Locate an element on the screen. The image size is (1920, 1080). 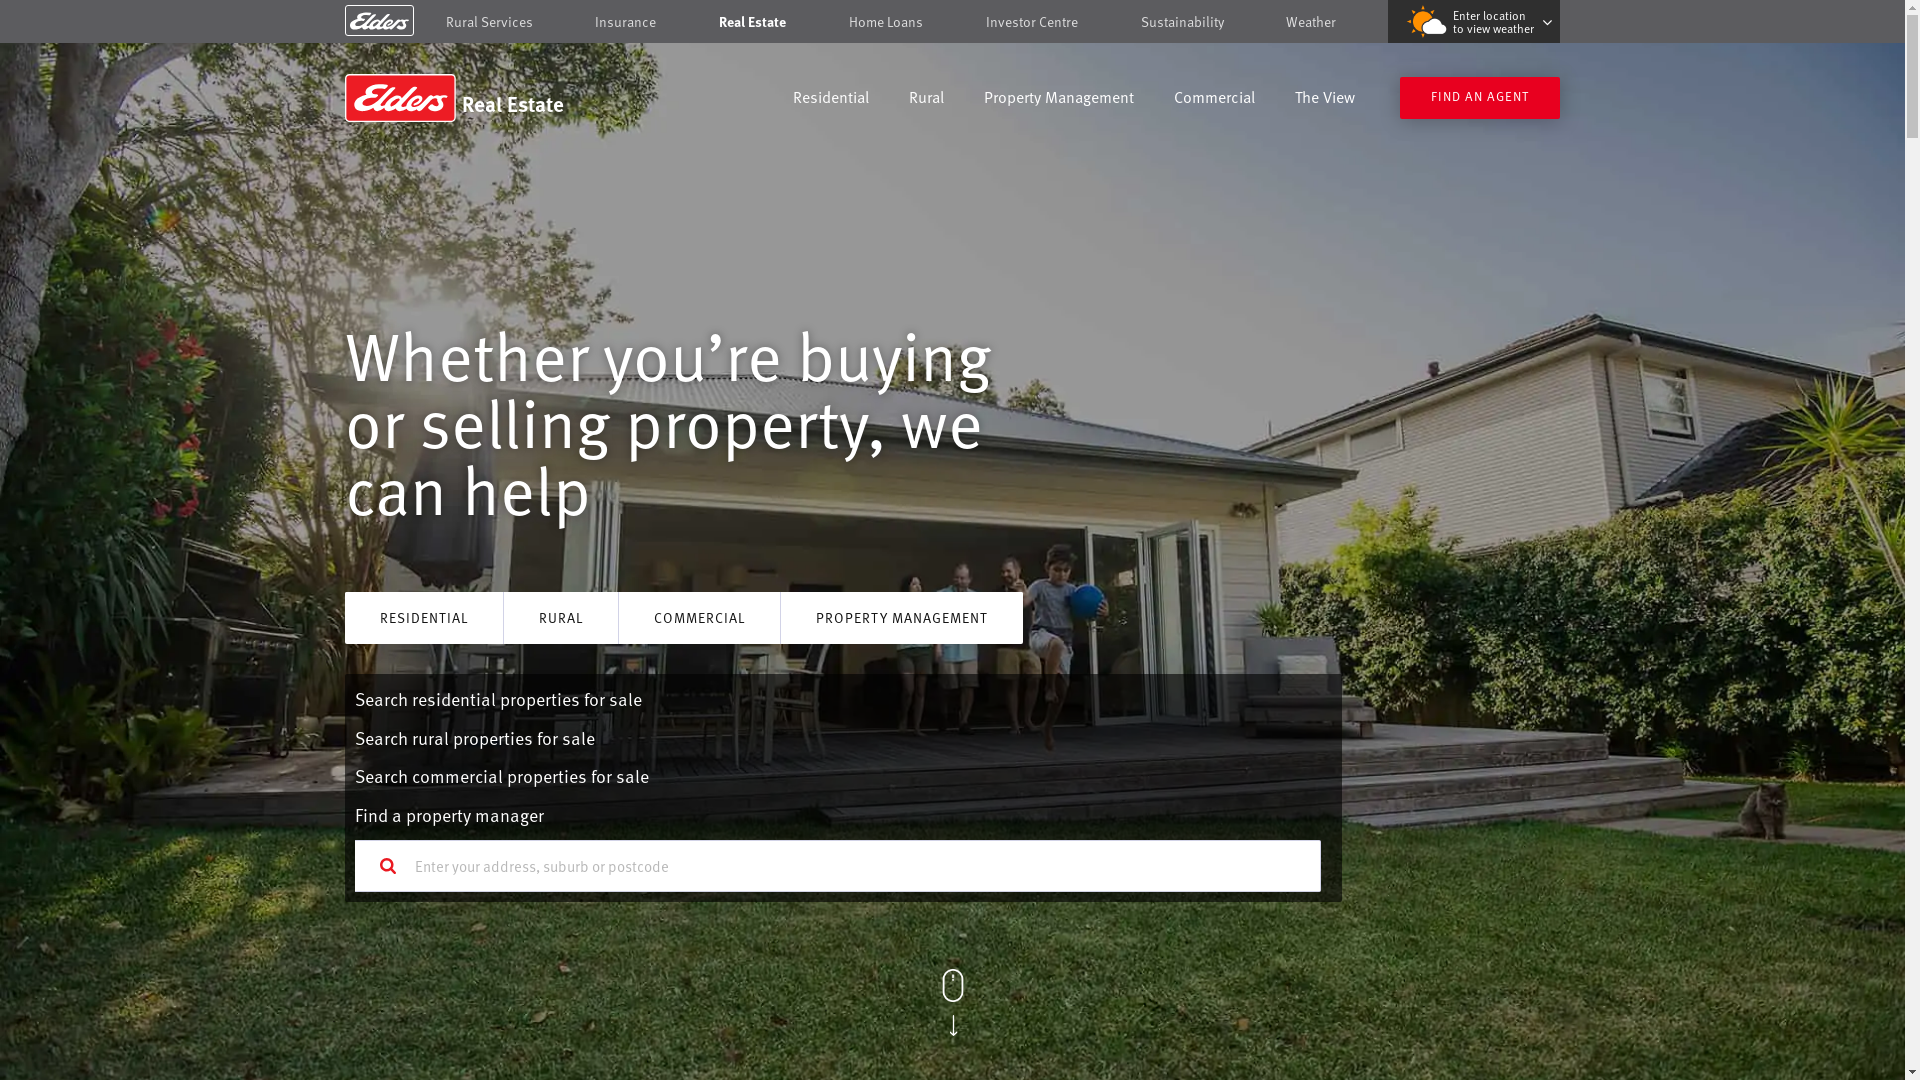
'FIND AN AGENT' is located at coordinates (1479, 97).